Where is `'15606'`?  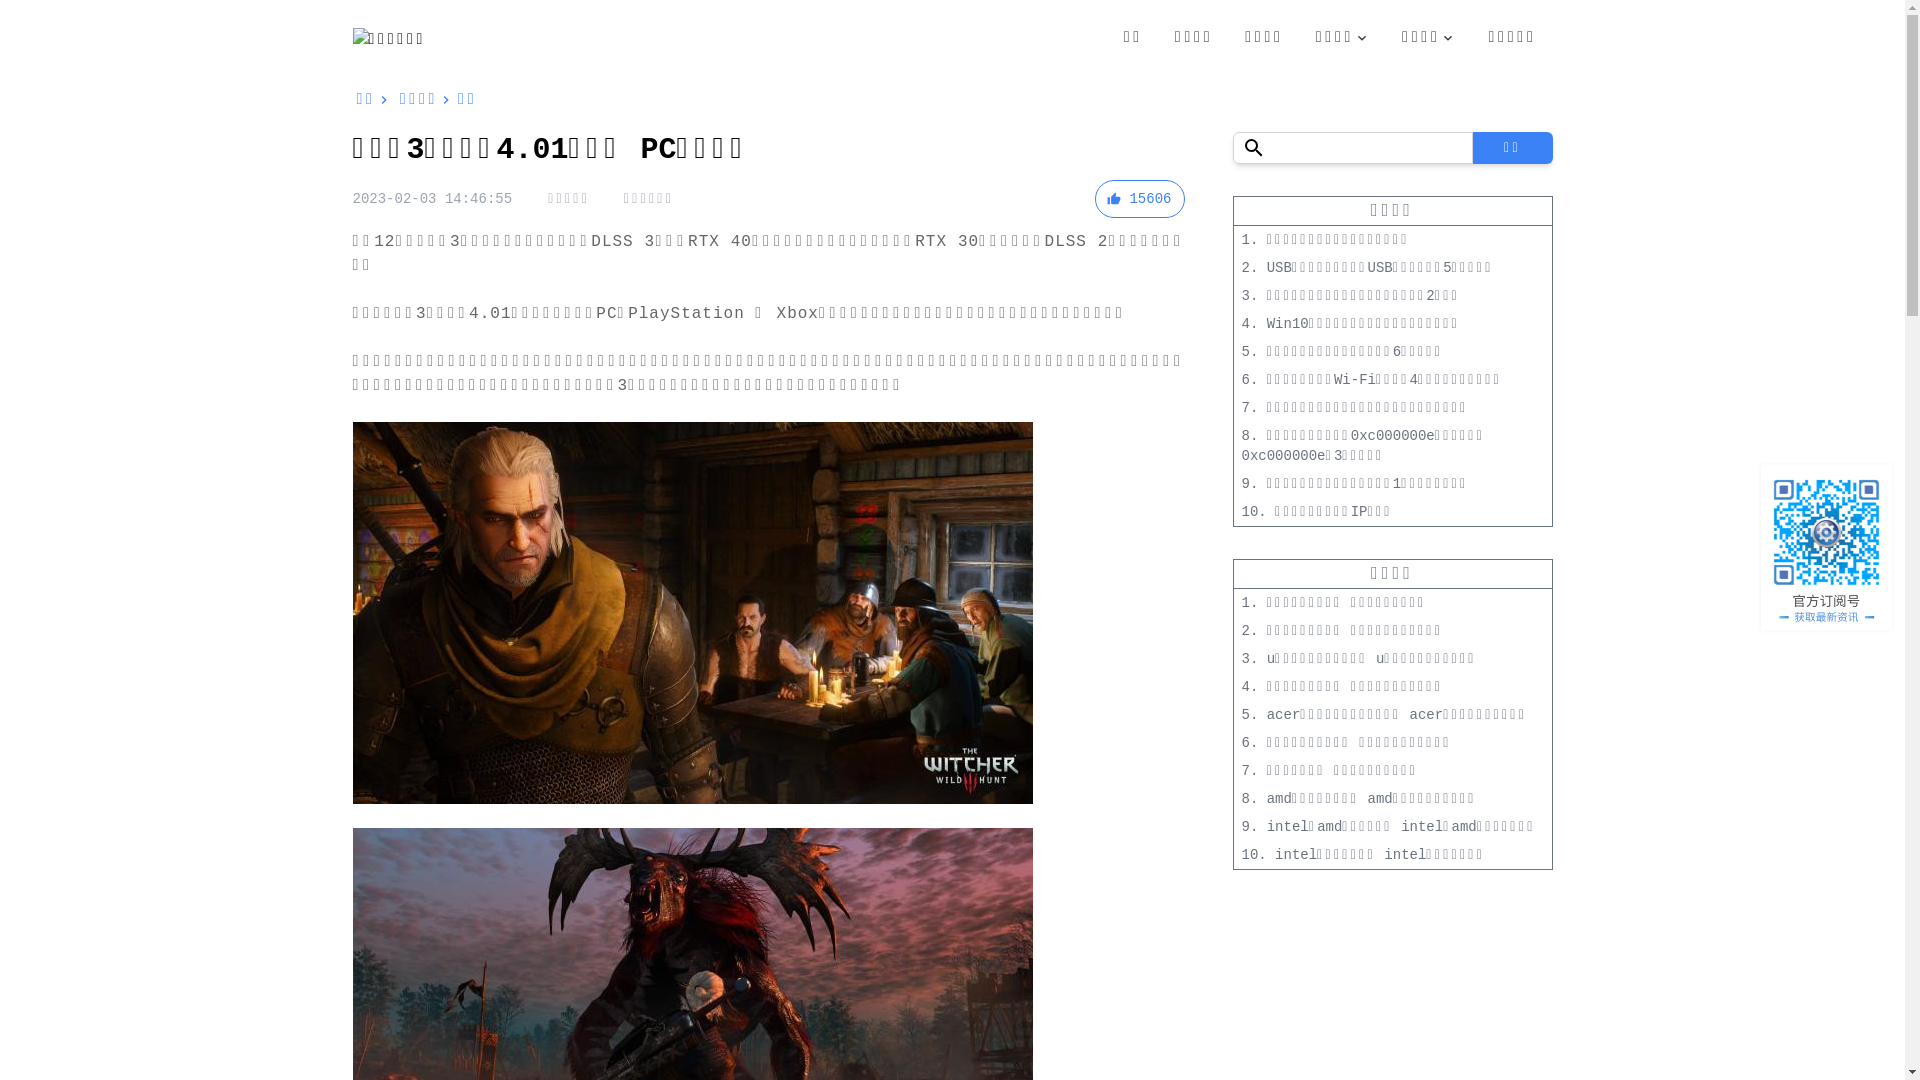 '15606' is located at coordinates (1138, 199).